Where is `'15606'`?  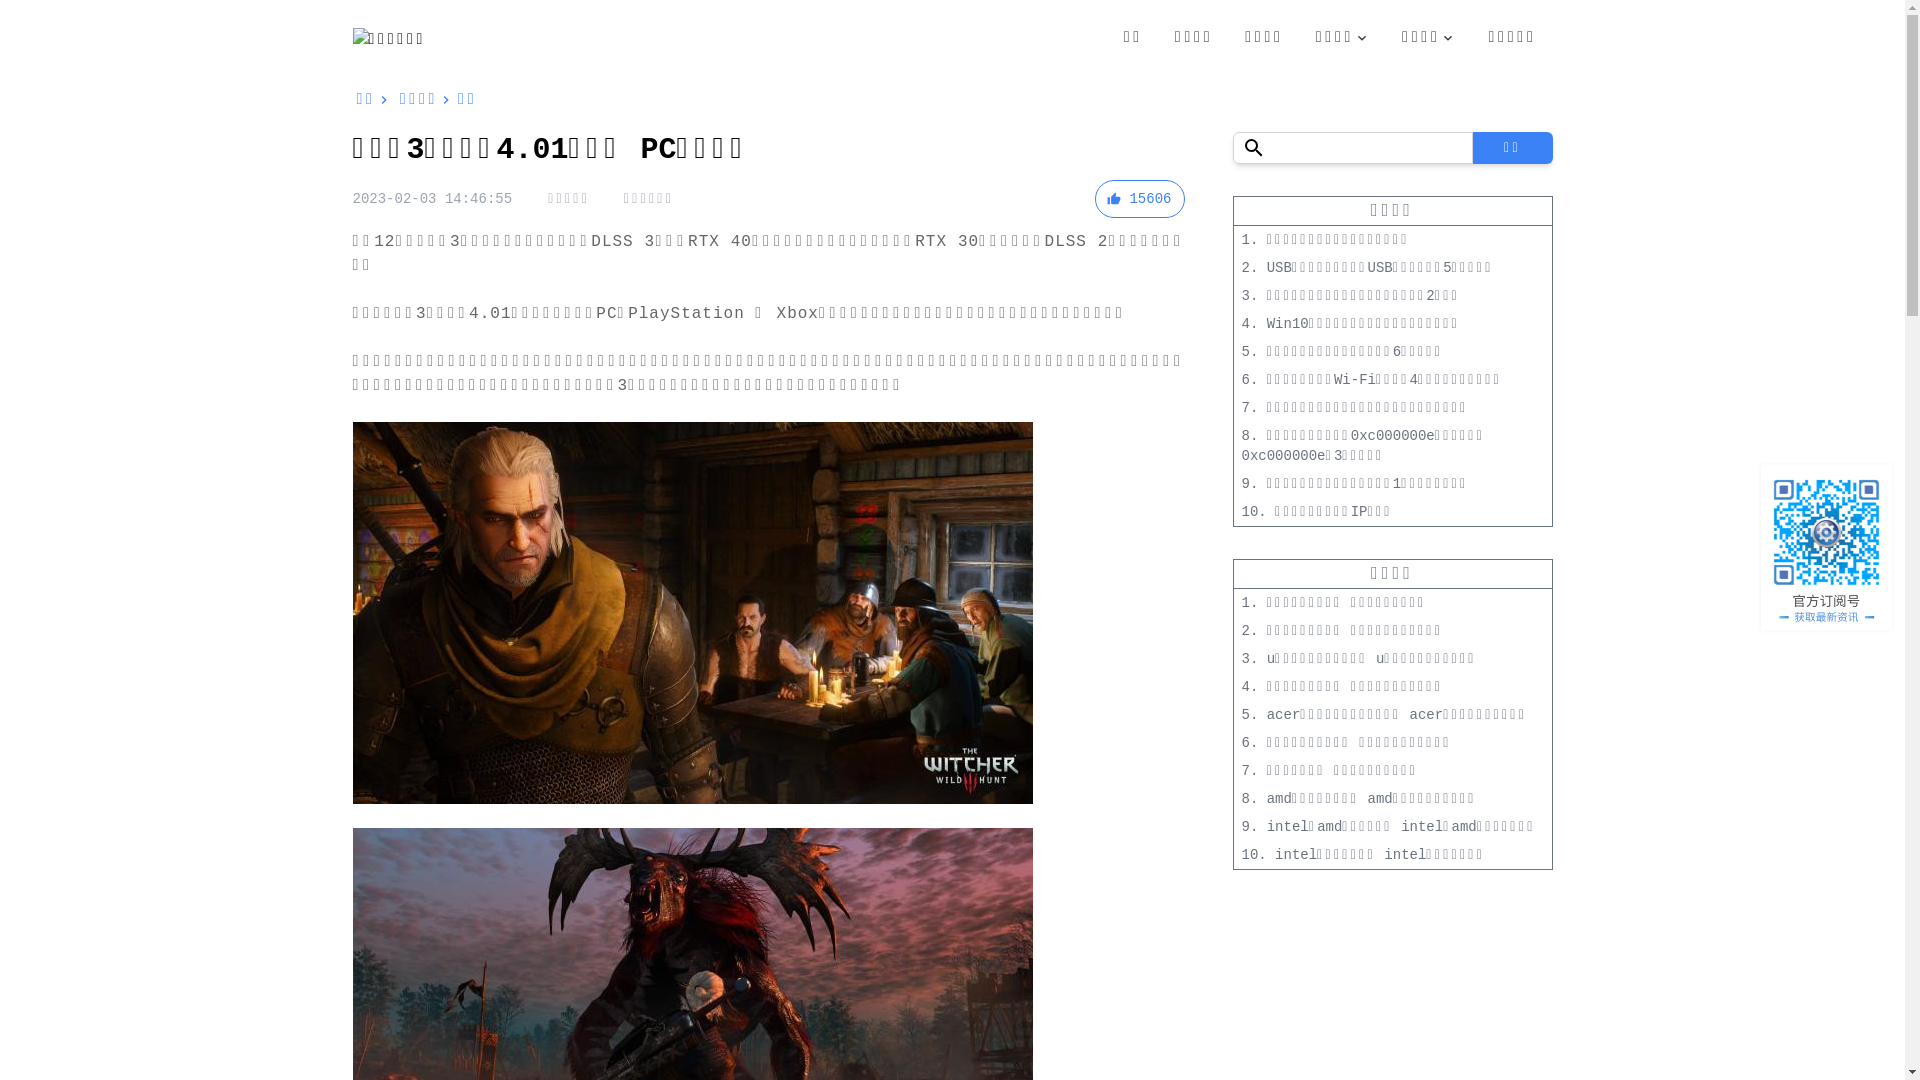 '15606' is located at coordinates (1138, 199).